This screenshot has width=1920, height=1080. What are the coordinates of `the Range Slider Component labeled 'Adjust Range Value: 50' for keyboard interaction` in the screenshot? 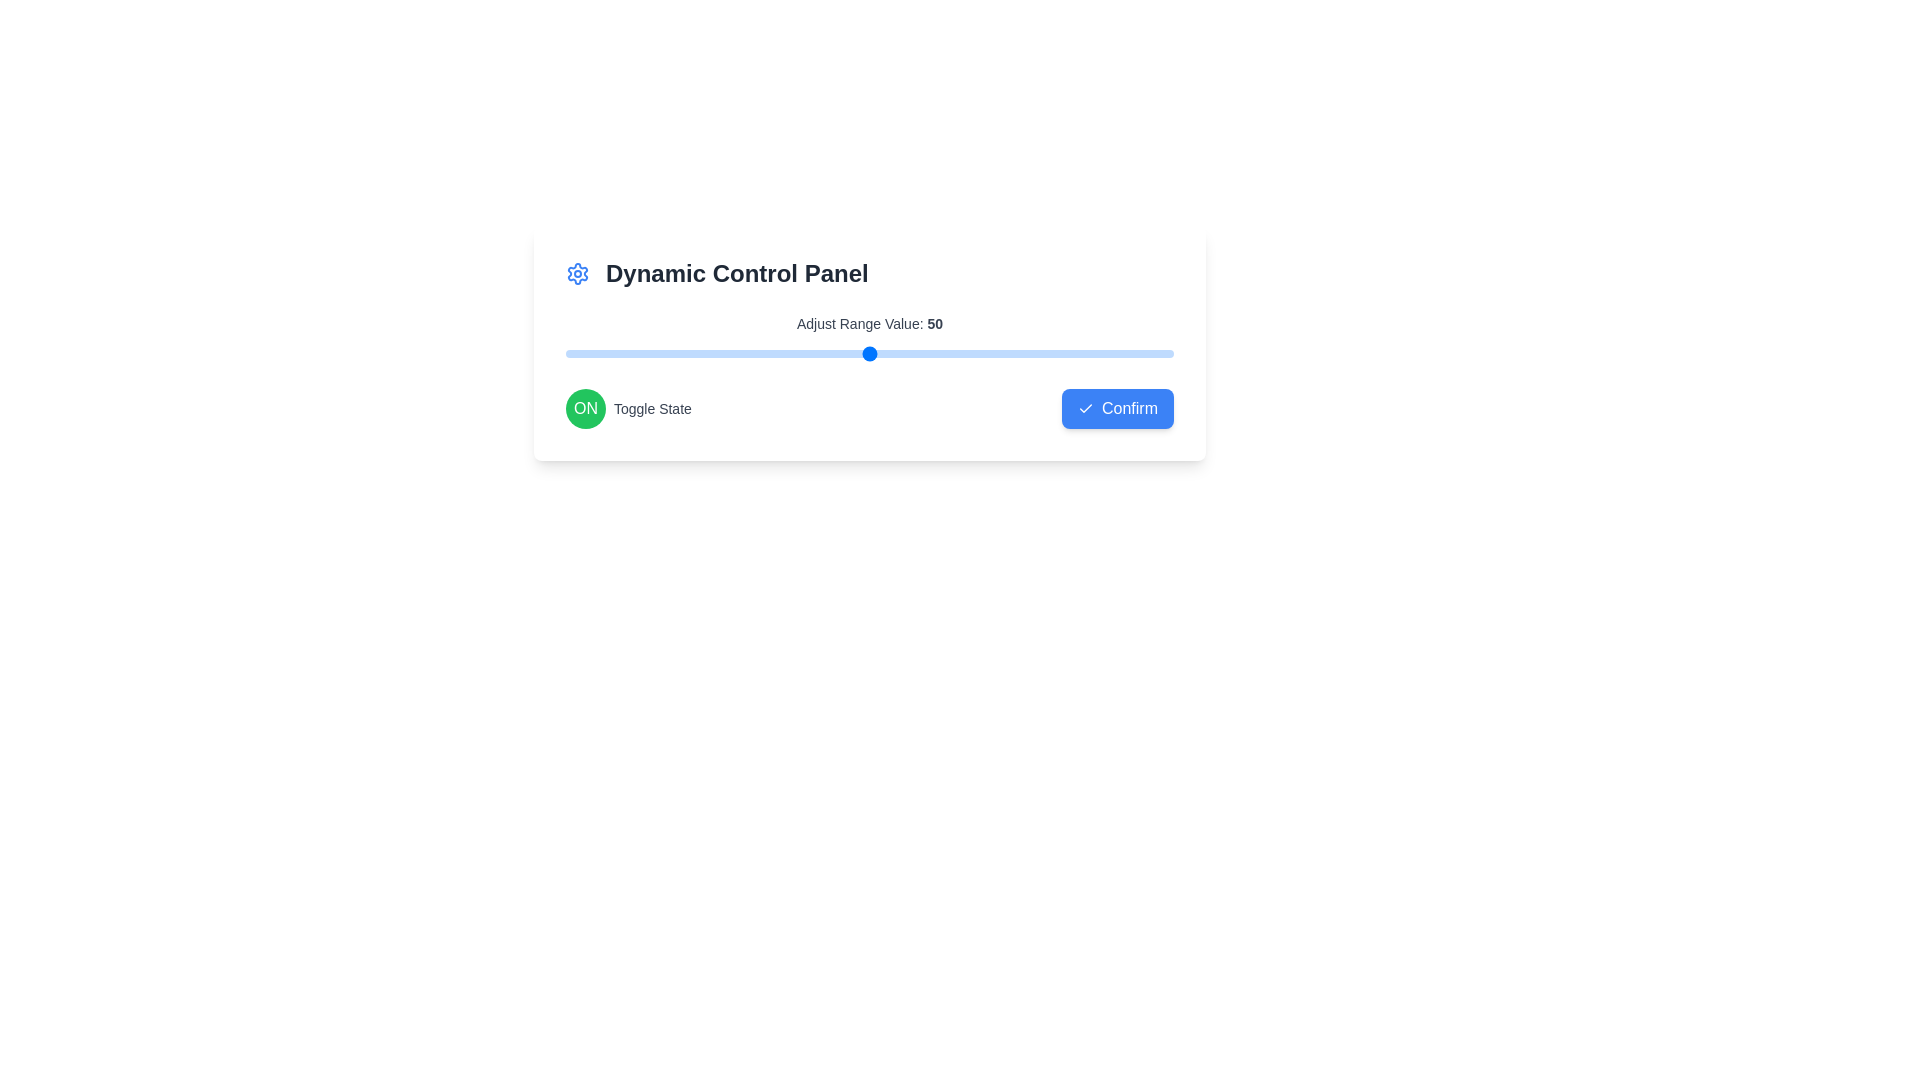 It's located at (869, 338).